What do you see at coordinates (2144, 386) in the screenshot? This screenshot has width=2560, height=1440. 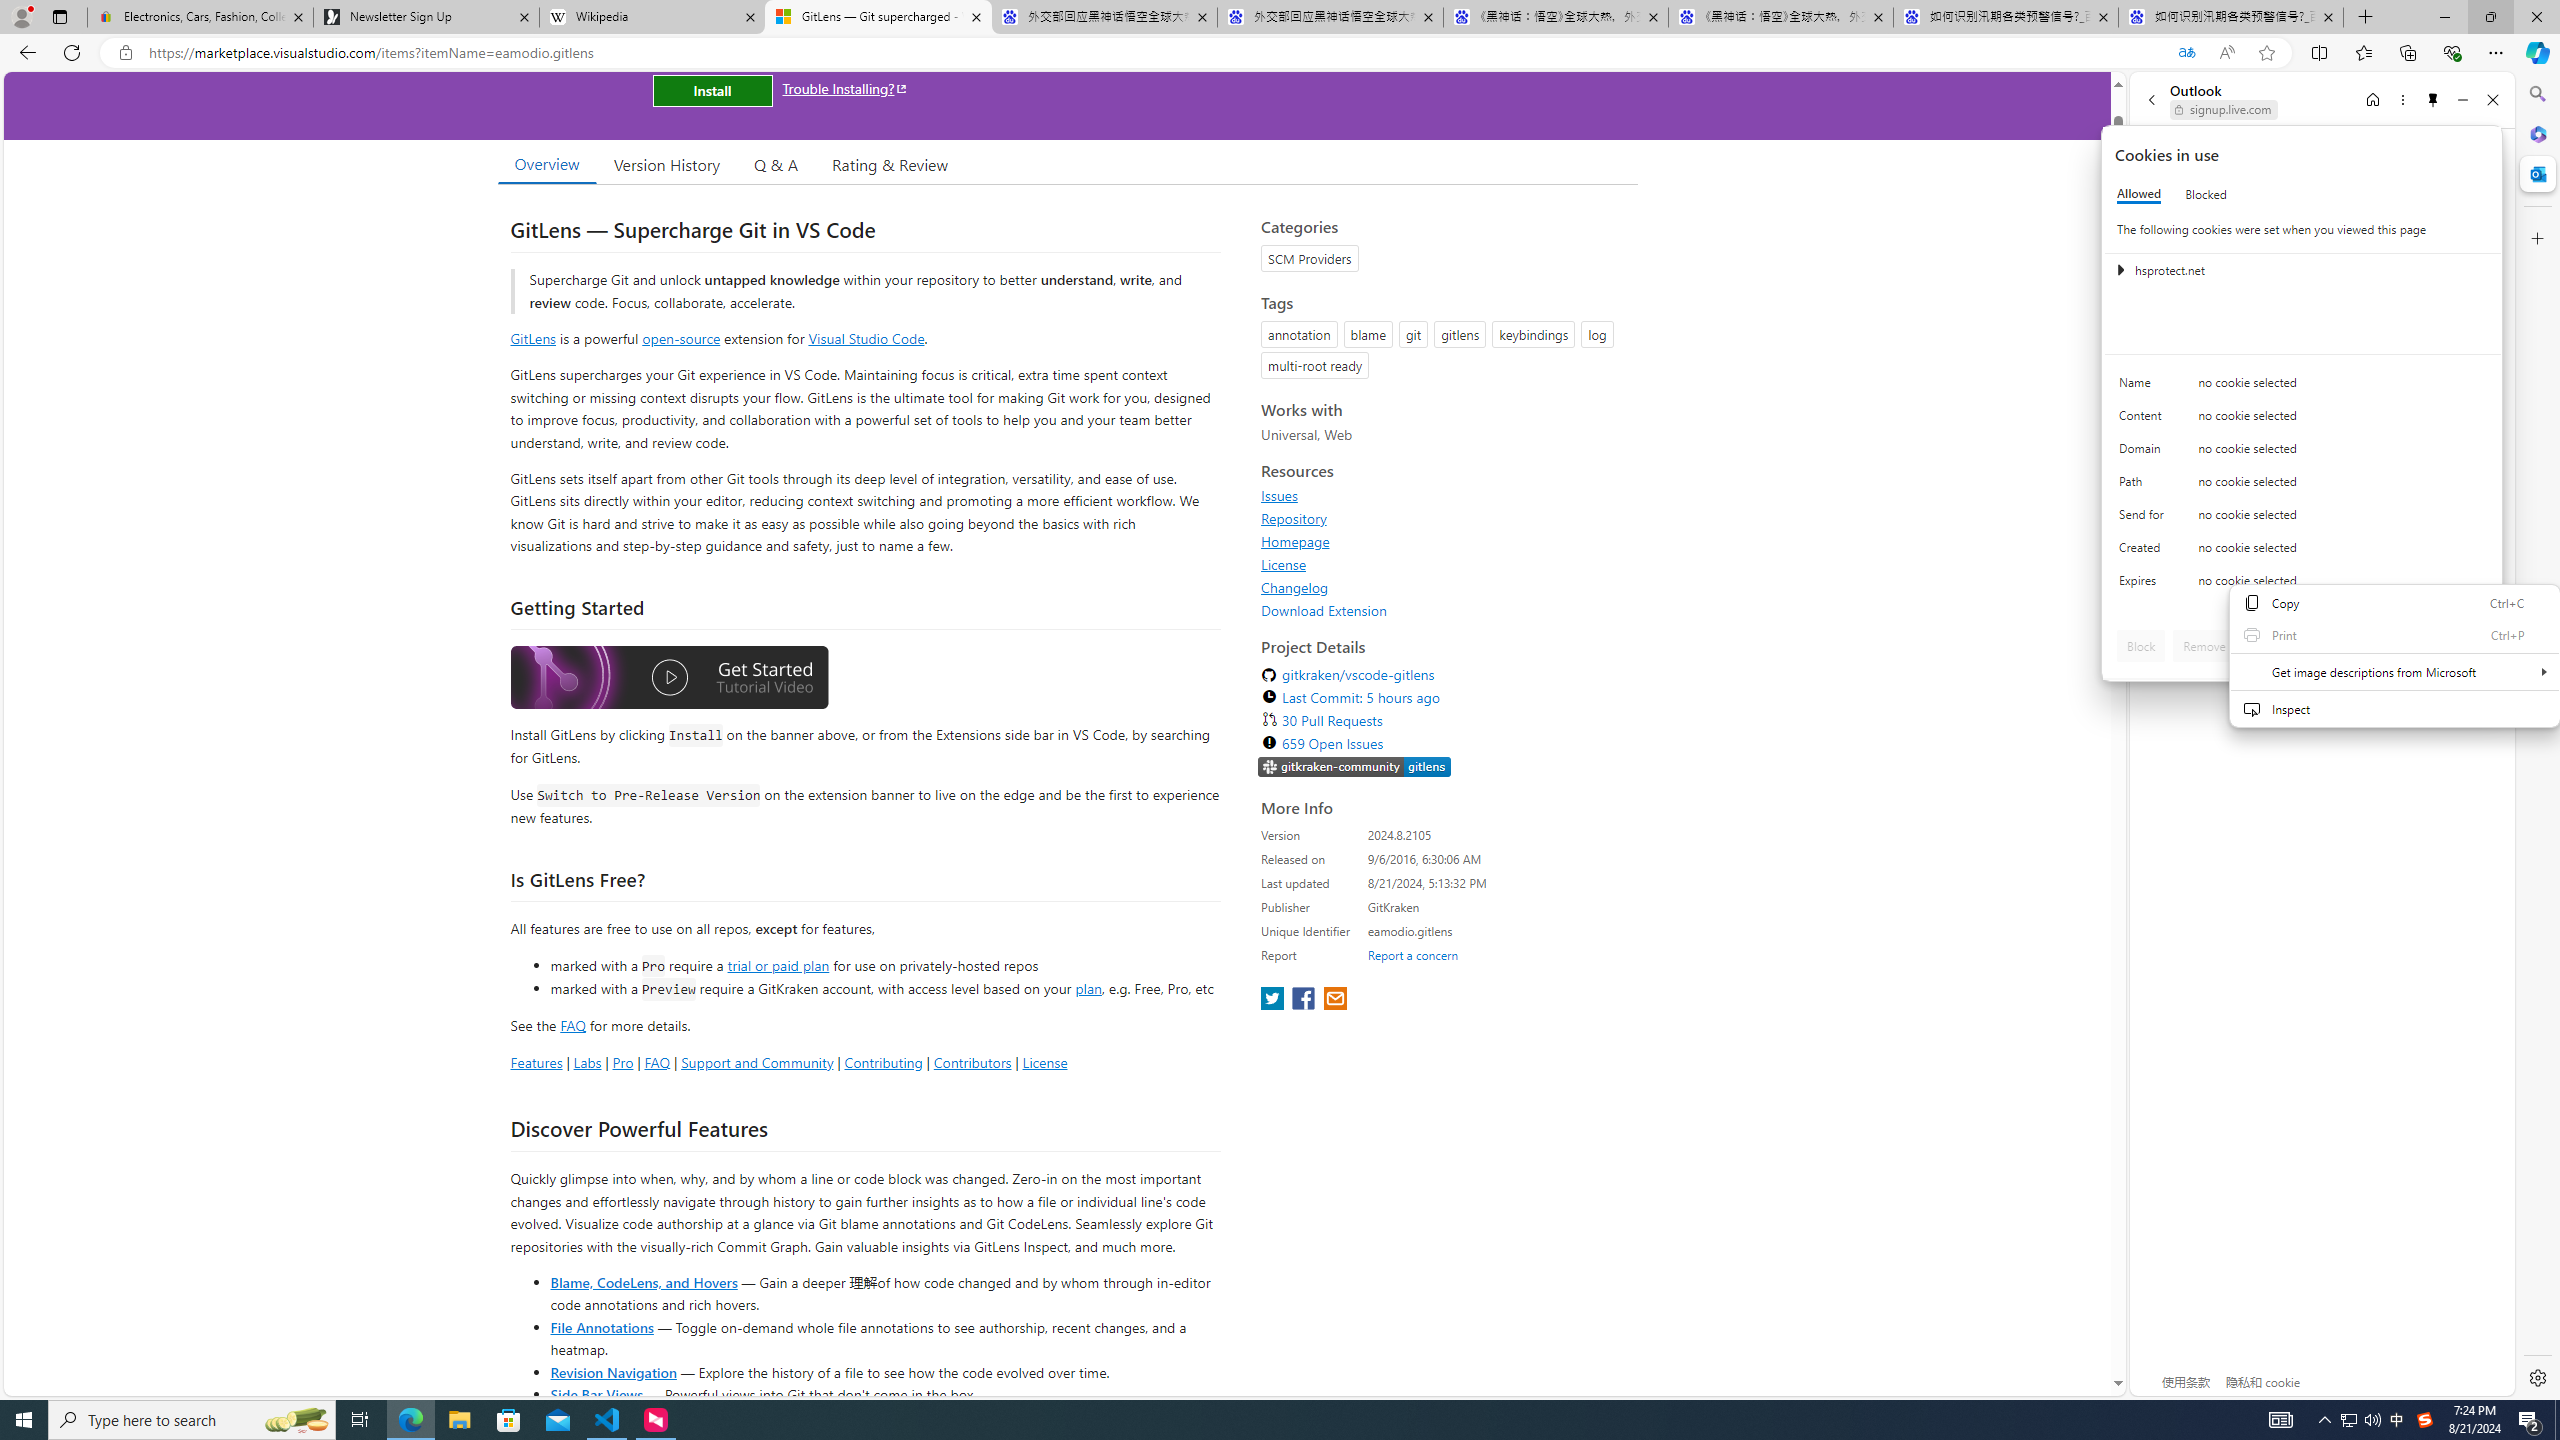 I see `'Name'` at bounding box center [2144, 386].